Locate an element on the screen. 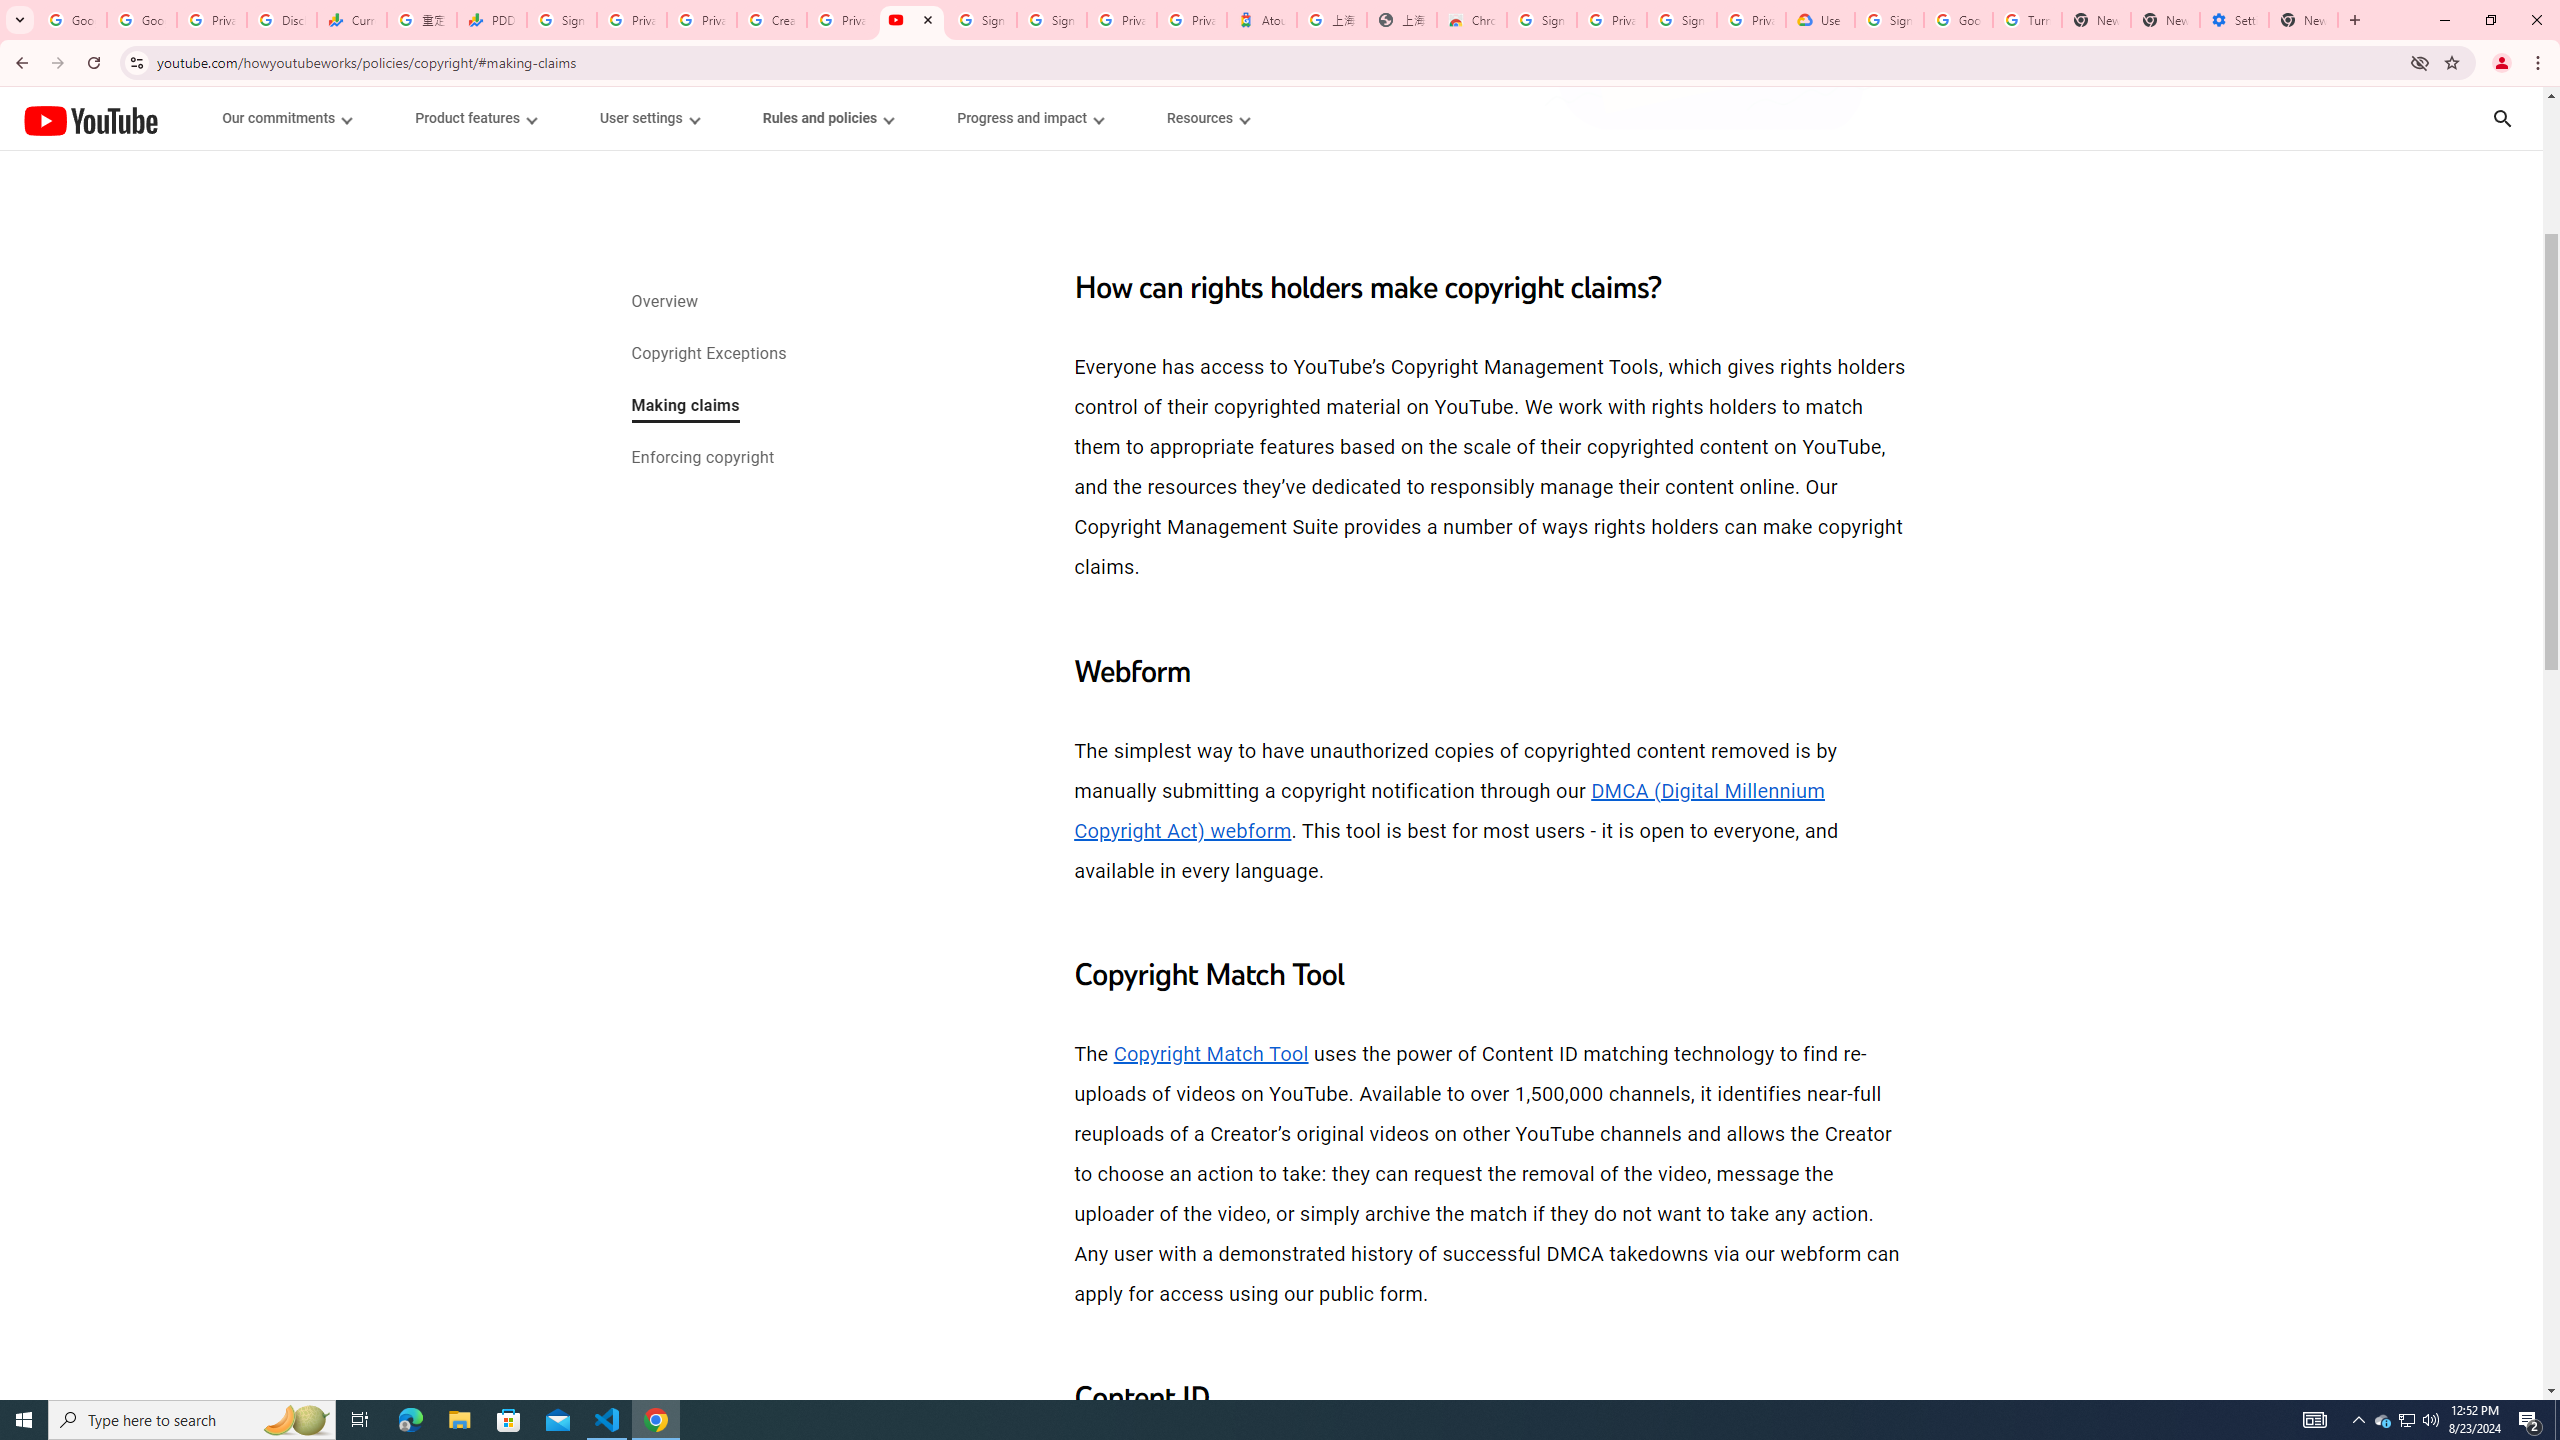  'Sign in - Google Accounts' is located at coordinates (1541, 19).